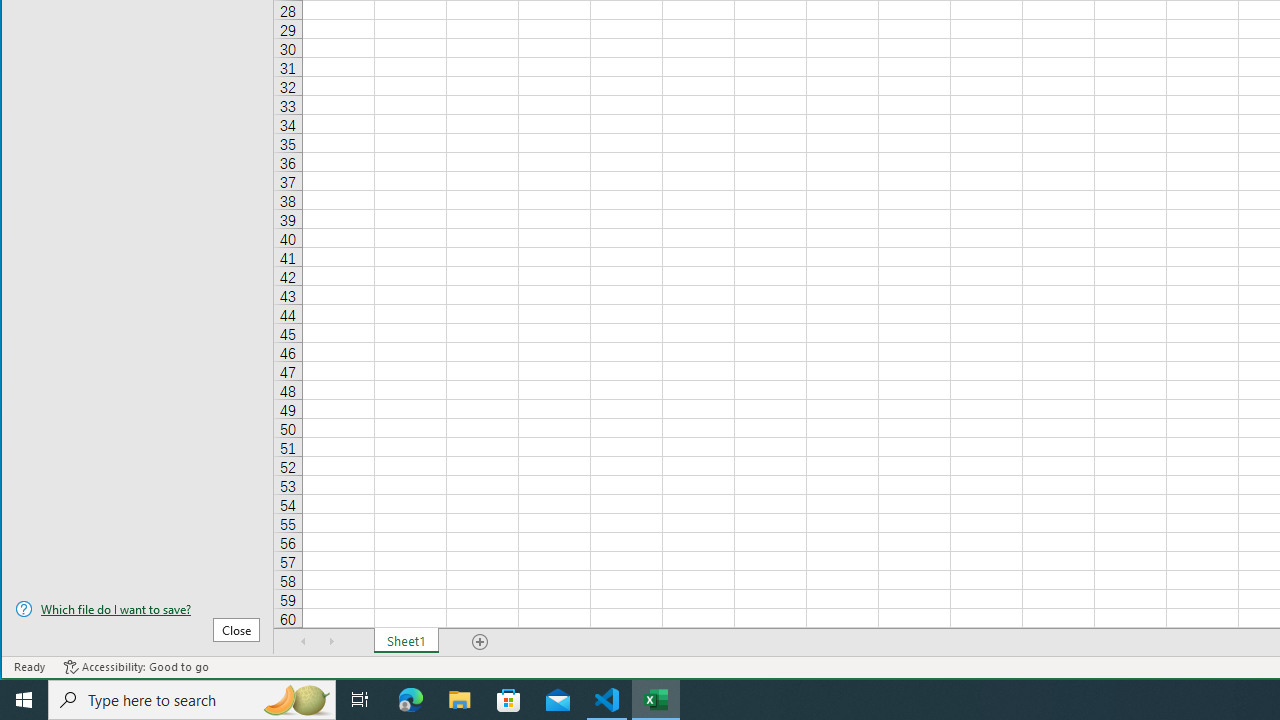 This screenshot has width=1280, height=720. Describe the element at coordinates (509, 698) in the screenshot. I see `'Microsoft Store'` at that location.